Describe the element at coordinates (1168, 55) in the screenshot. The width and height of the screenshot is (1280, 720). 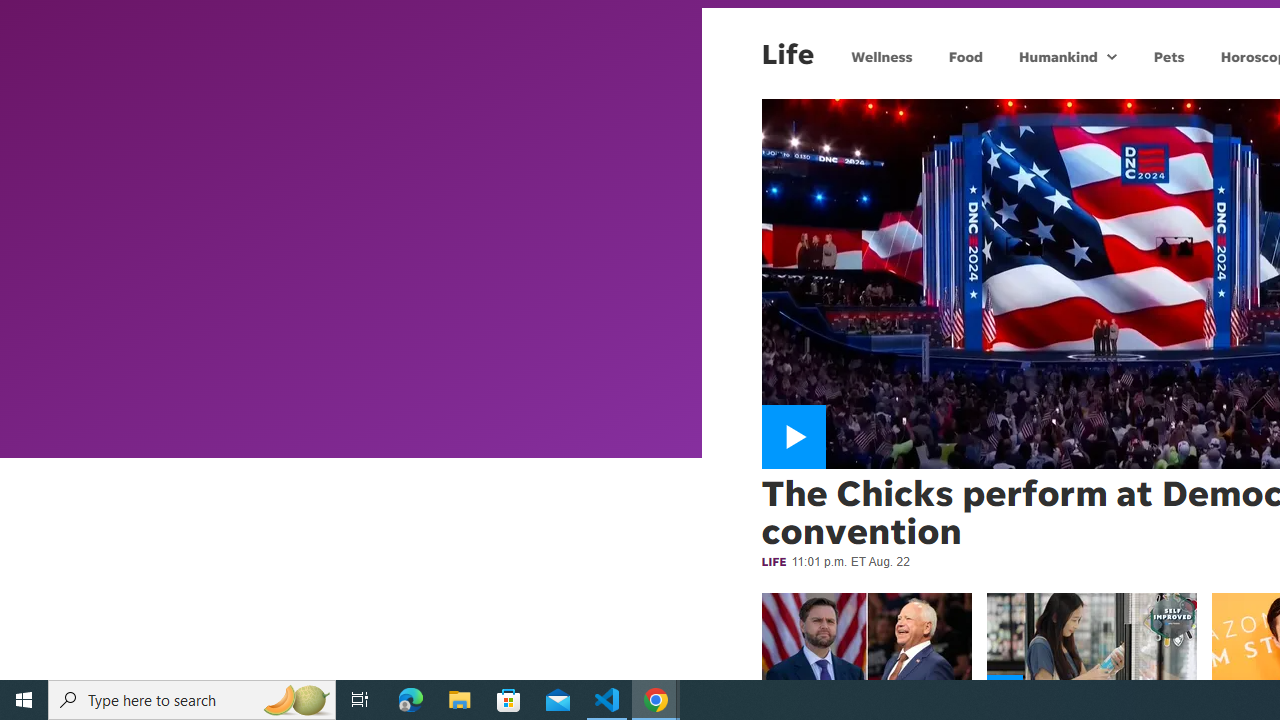
I see `'Pets'` at that location.